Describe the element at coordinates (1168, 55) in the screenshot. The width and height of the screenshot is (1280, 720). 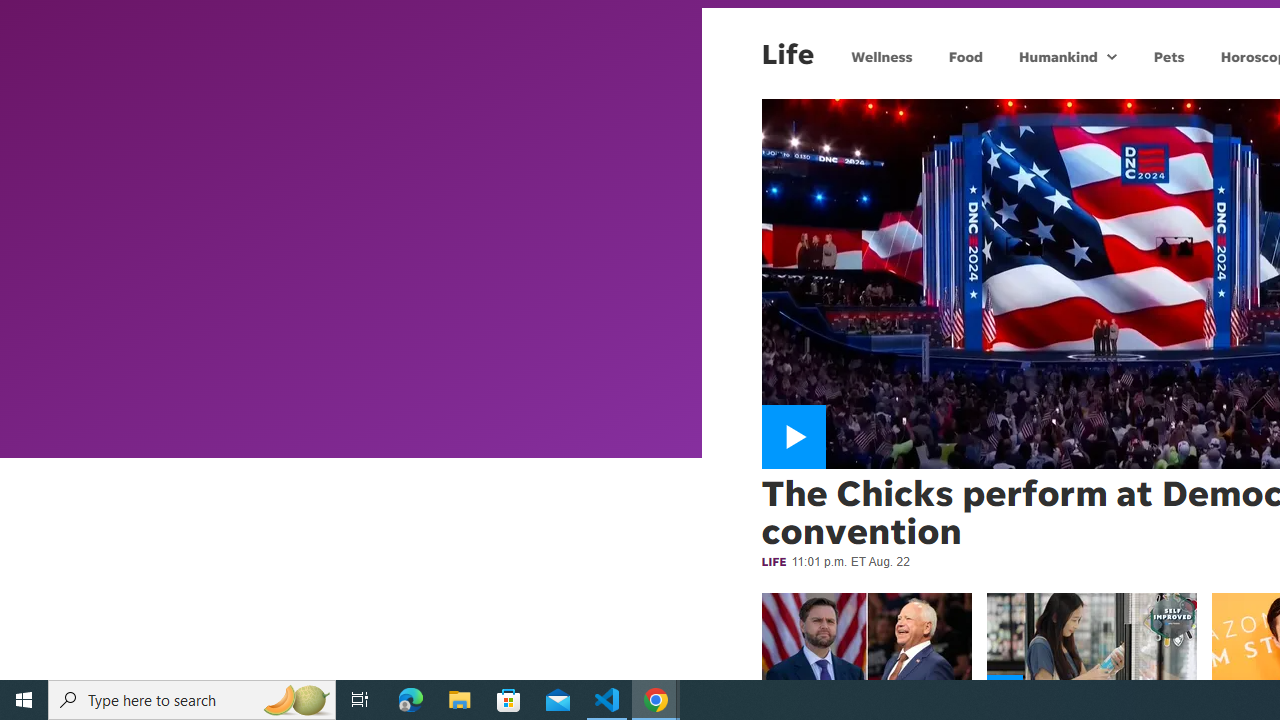
I see `'Pets'` at that location.